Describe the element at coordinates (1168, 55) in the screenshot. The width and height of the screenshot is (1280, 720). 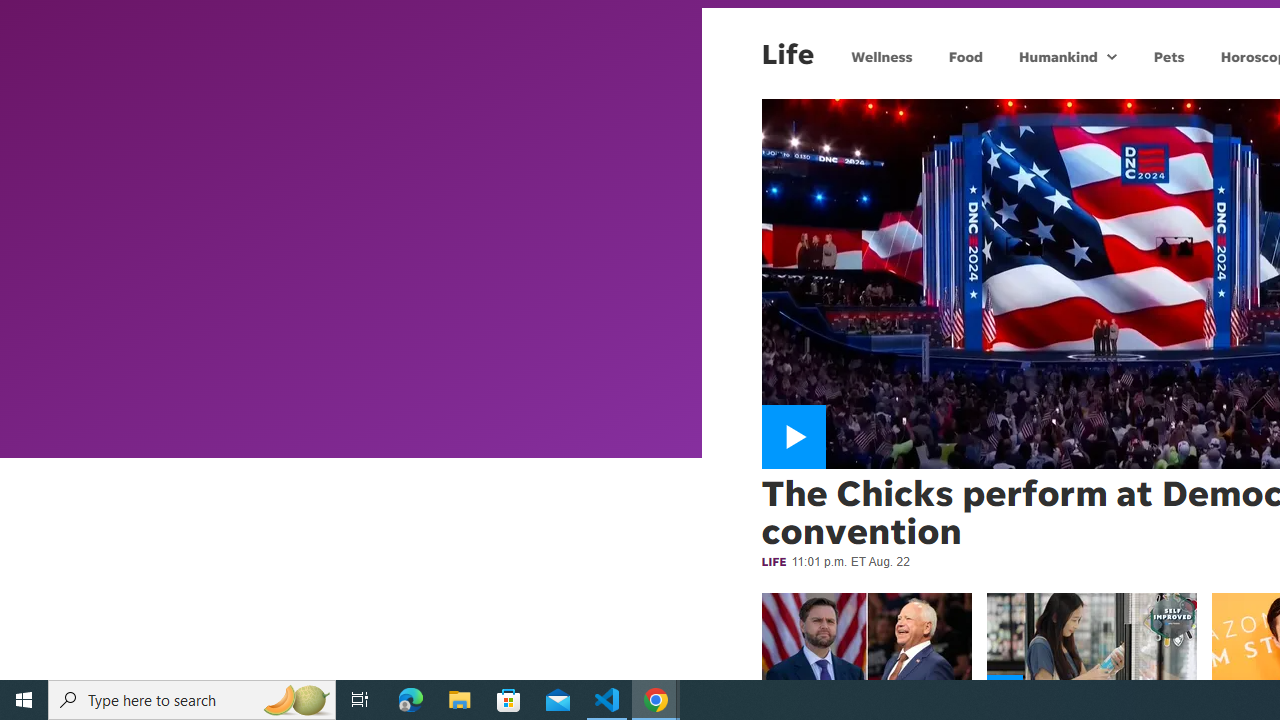
I see `'Pets'` at that location.